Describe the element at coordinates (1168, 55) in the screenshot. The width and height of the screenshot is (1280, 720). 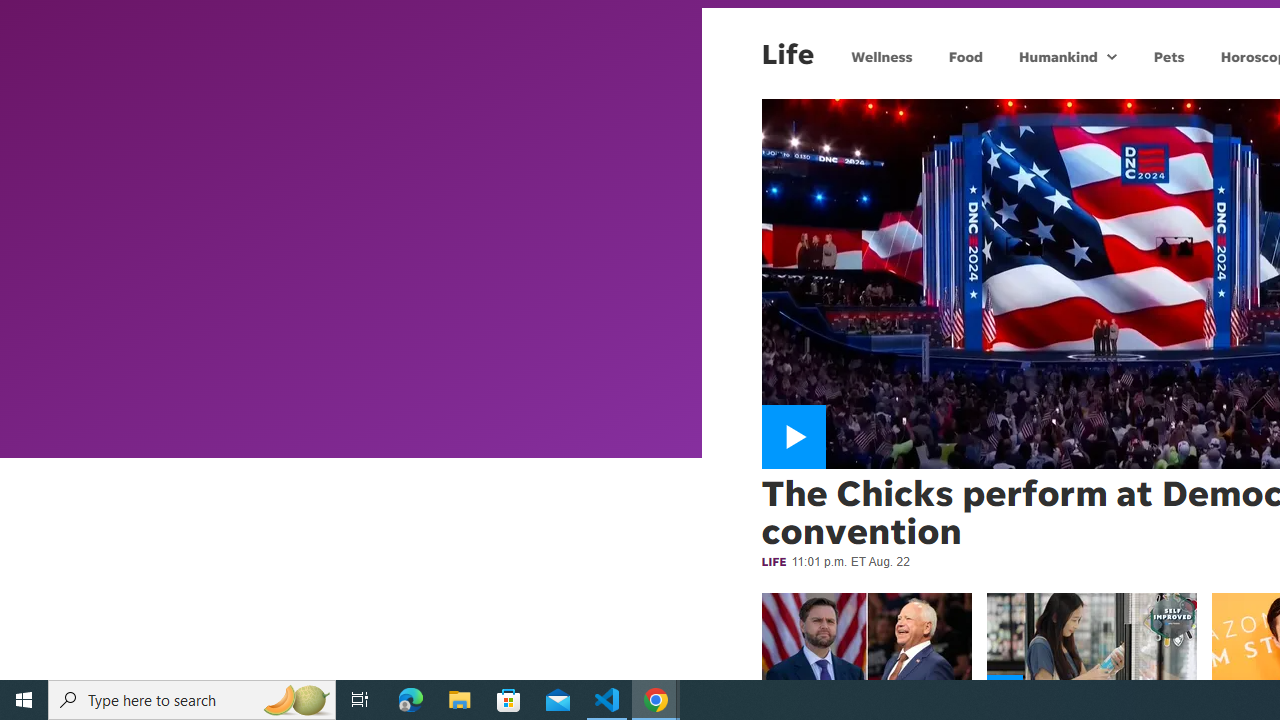
I see `'Pets'` at that location.